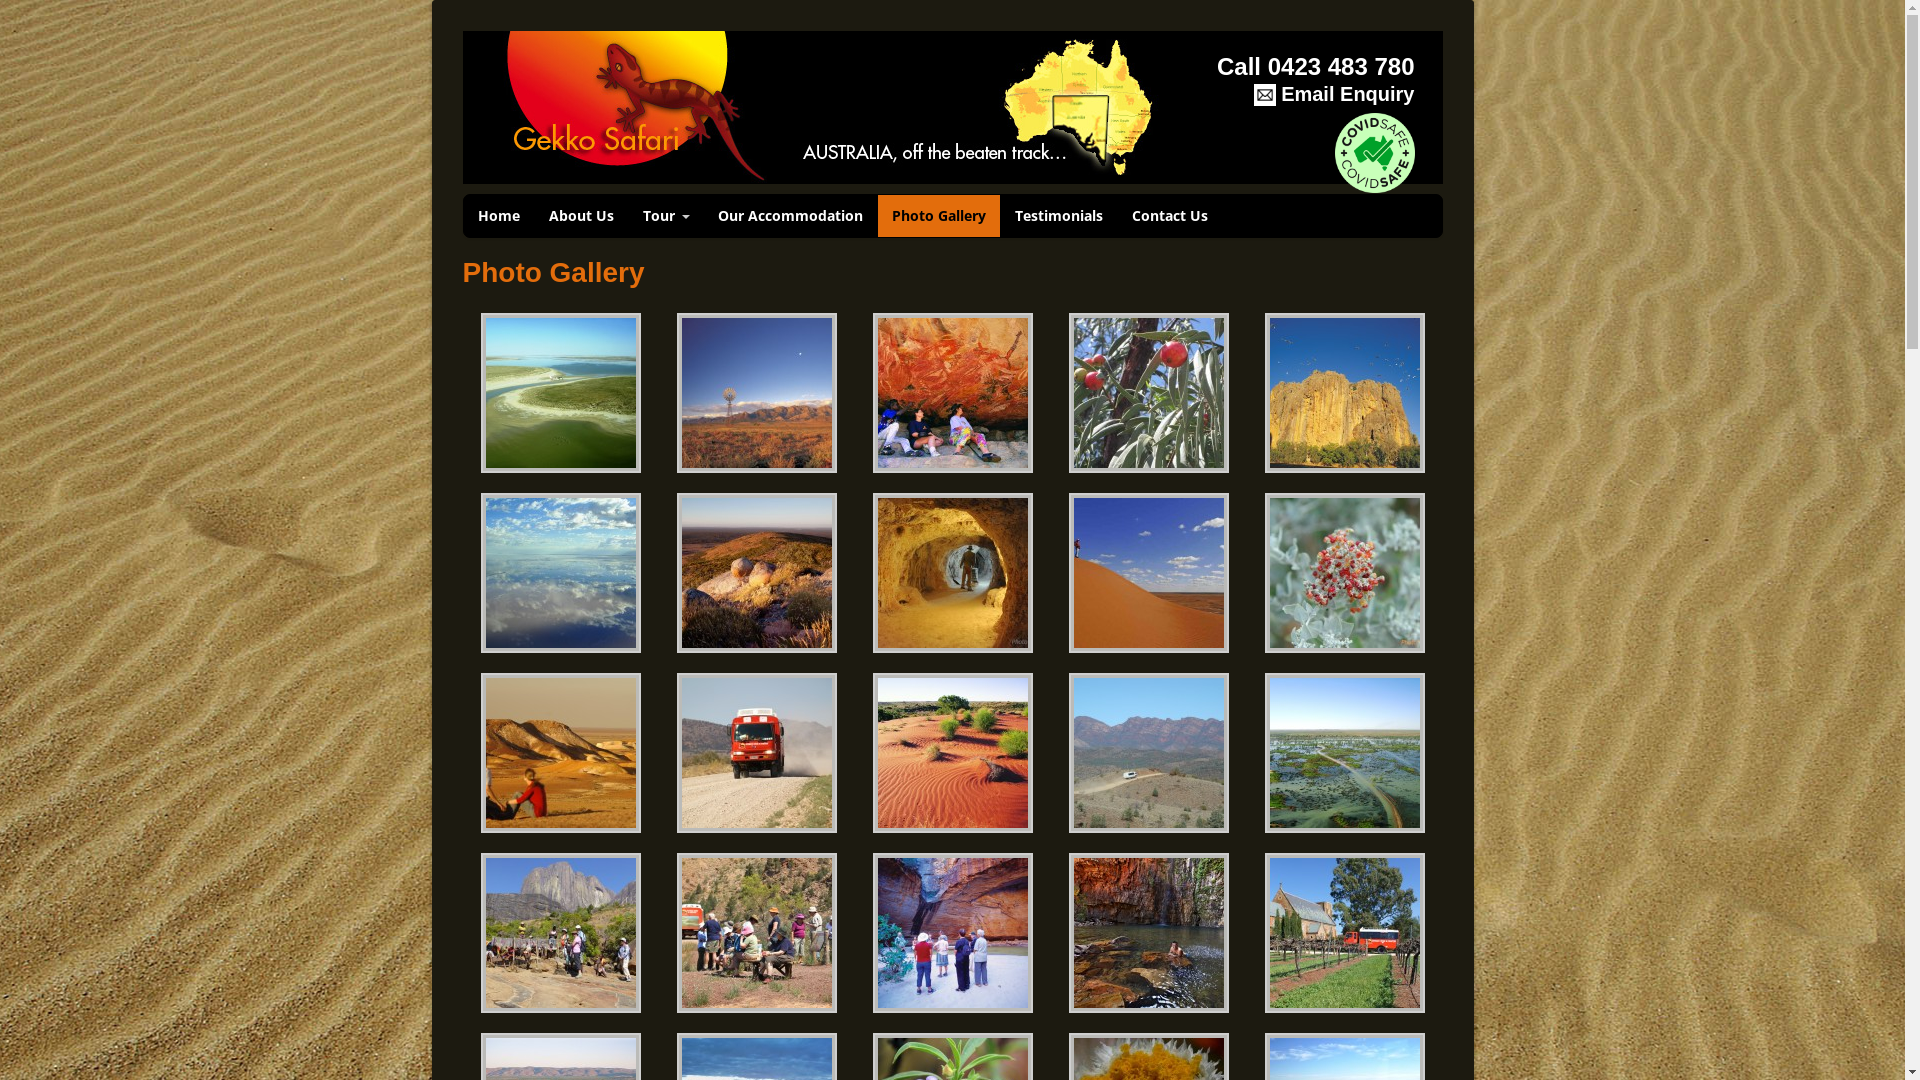  What do you see at coordinates (938, 216) in the screenshot?
I see `'Photo Gallery'` at bounding box center [938, 216].